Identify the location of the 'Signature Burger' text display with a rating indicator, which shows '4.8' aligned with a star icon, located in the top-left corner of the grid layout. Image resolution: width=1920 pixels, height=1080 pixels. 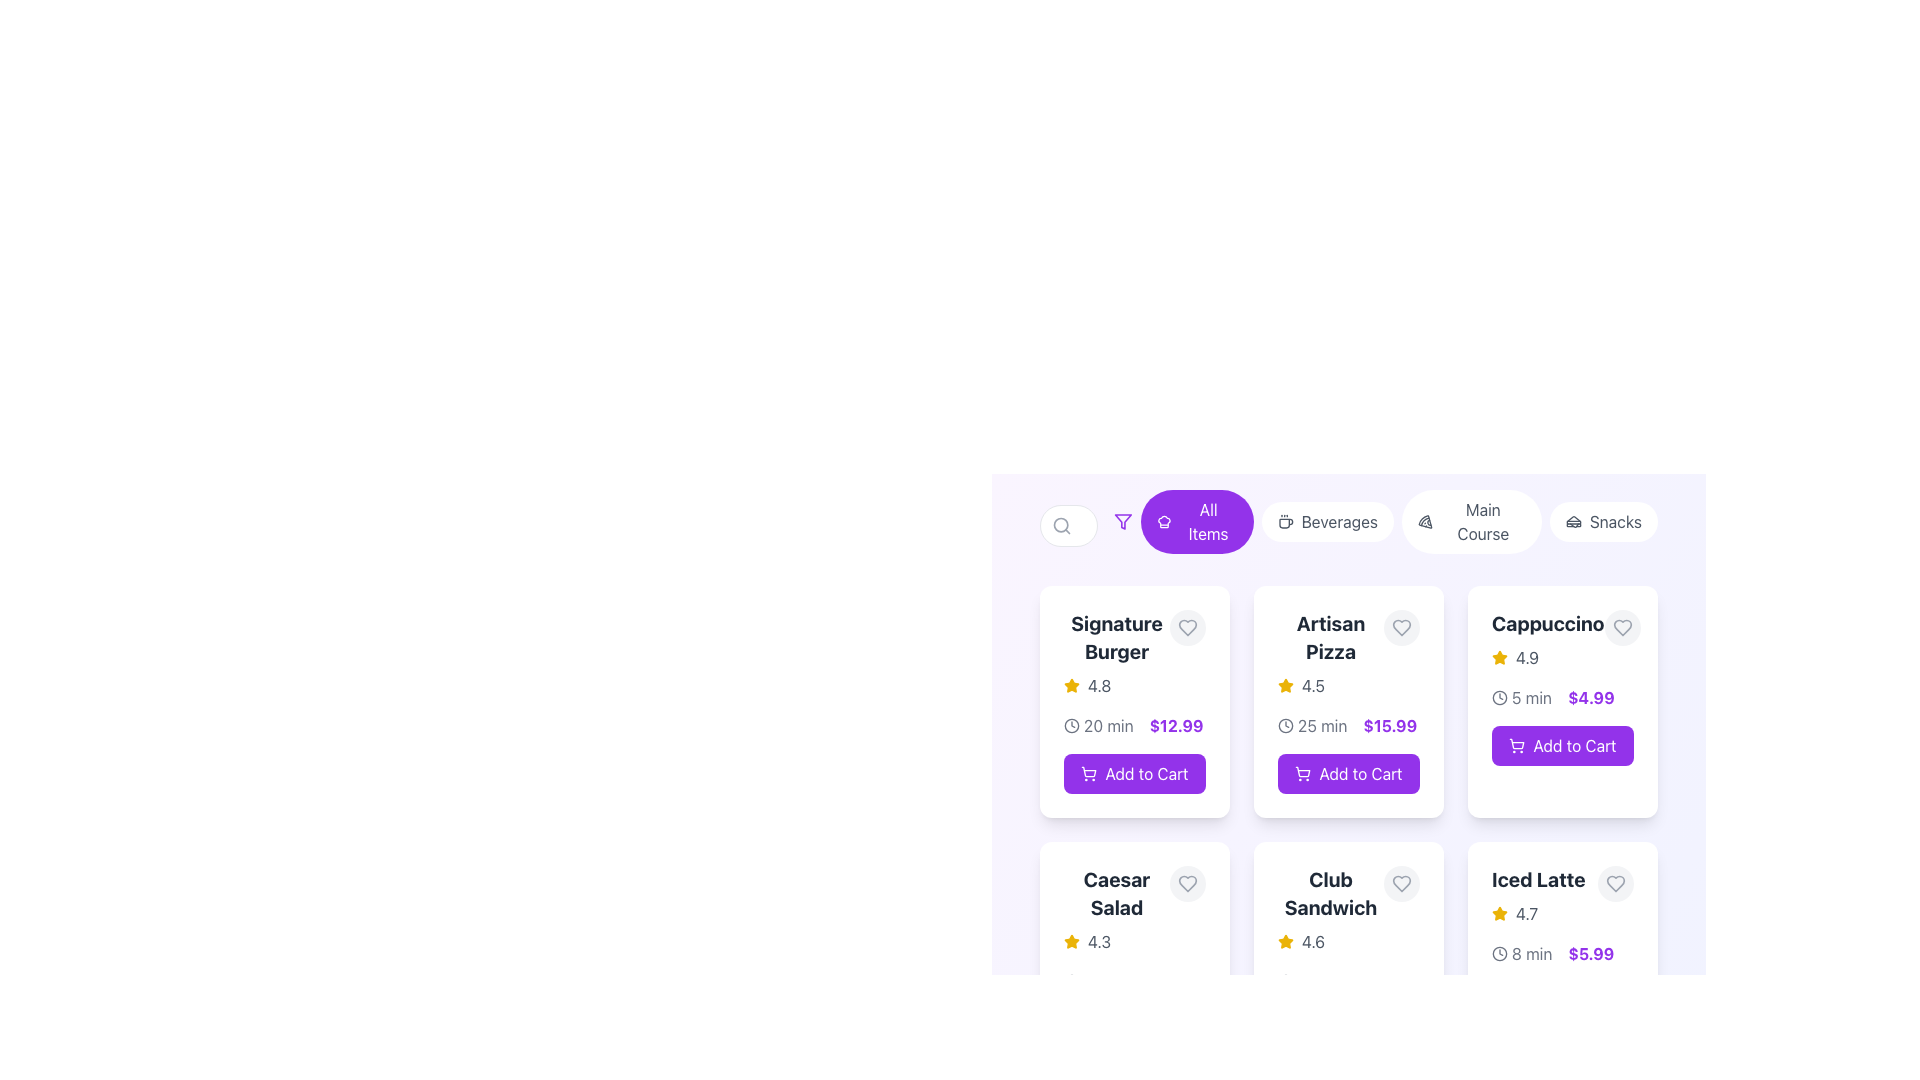
(1116, 654).